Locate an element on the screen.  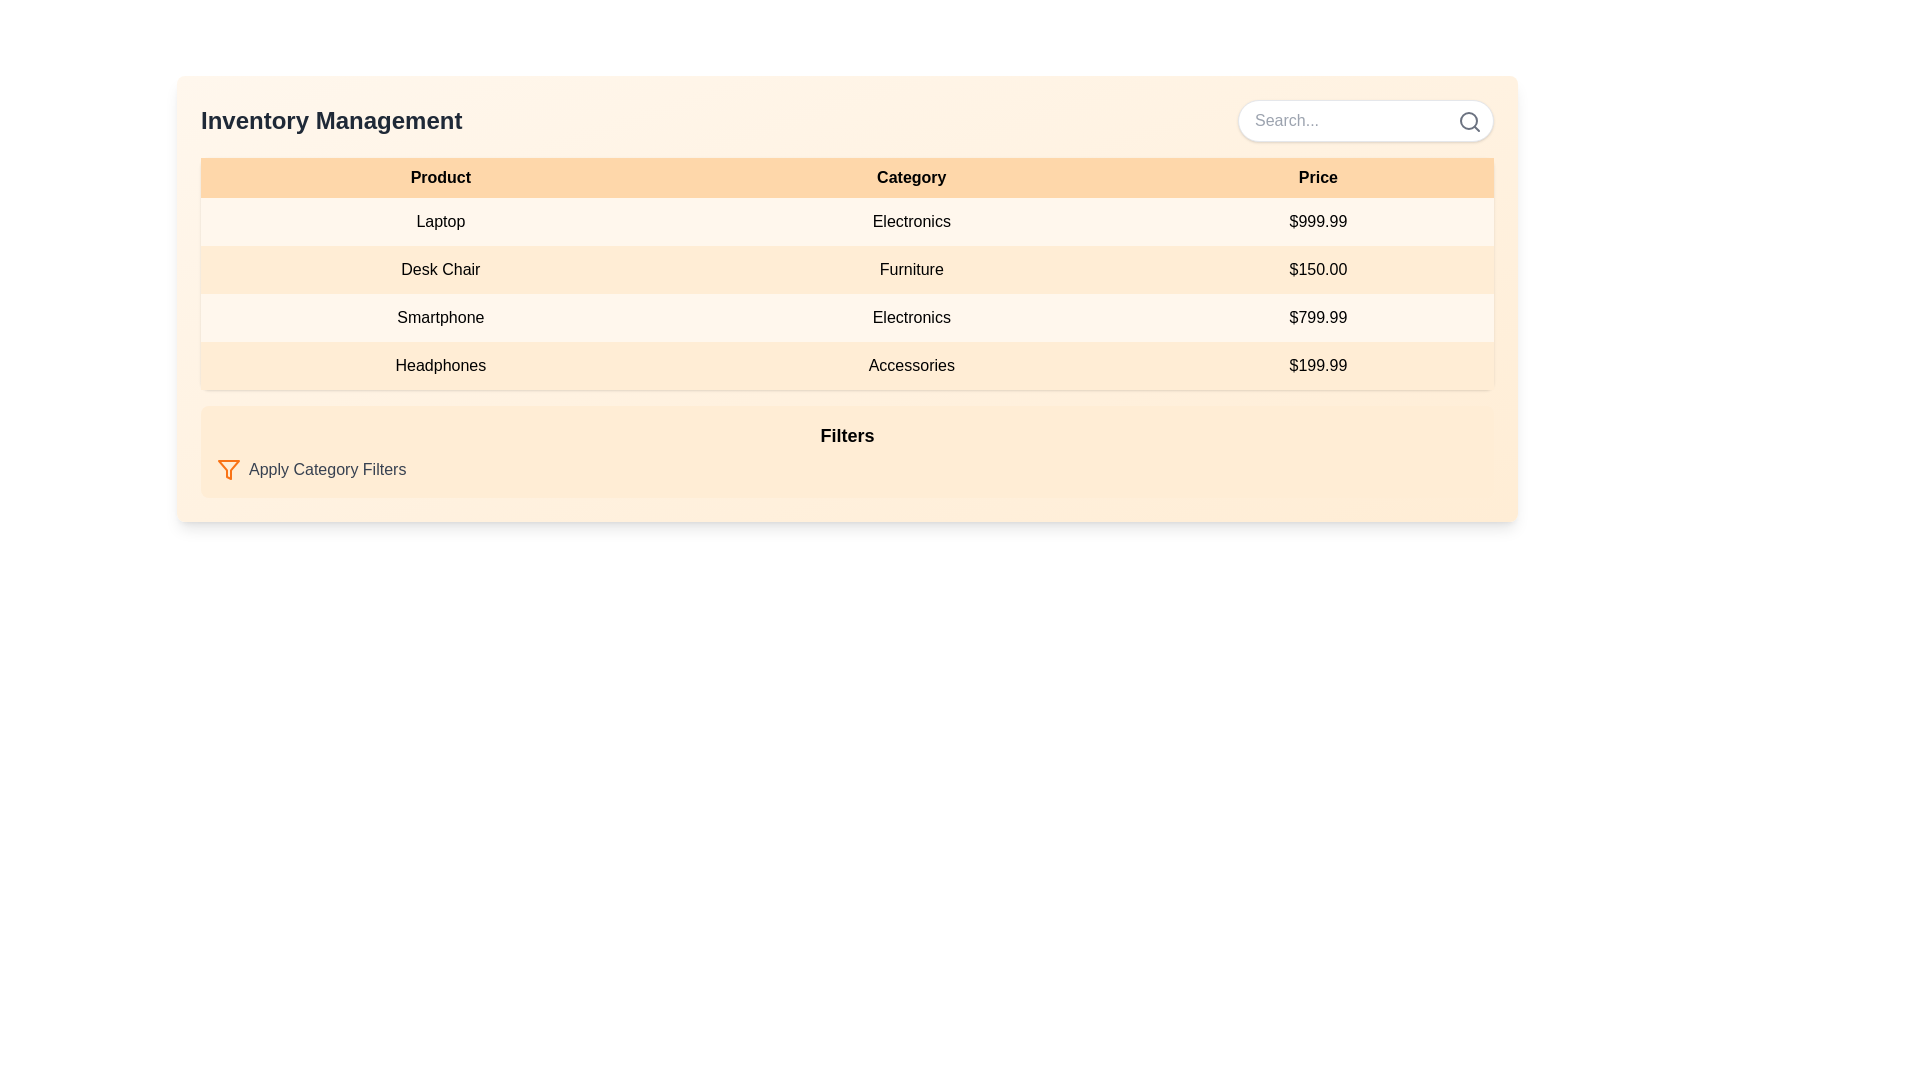
the orange filter icon shaped like an inverted triangle, located next to the 'Apply Category Filters' label is located at coordinates (229, 470).